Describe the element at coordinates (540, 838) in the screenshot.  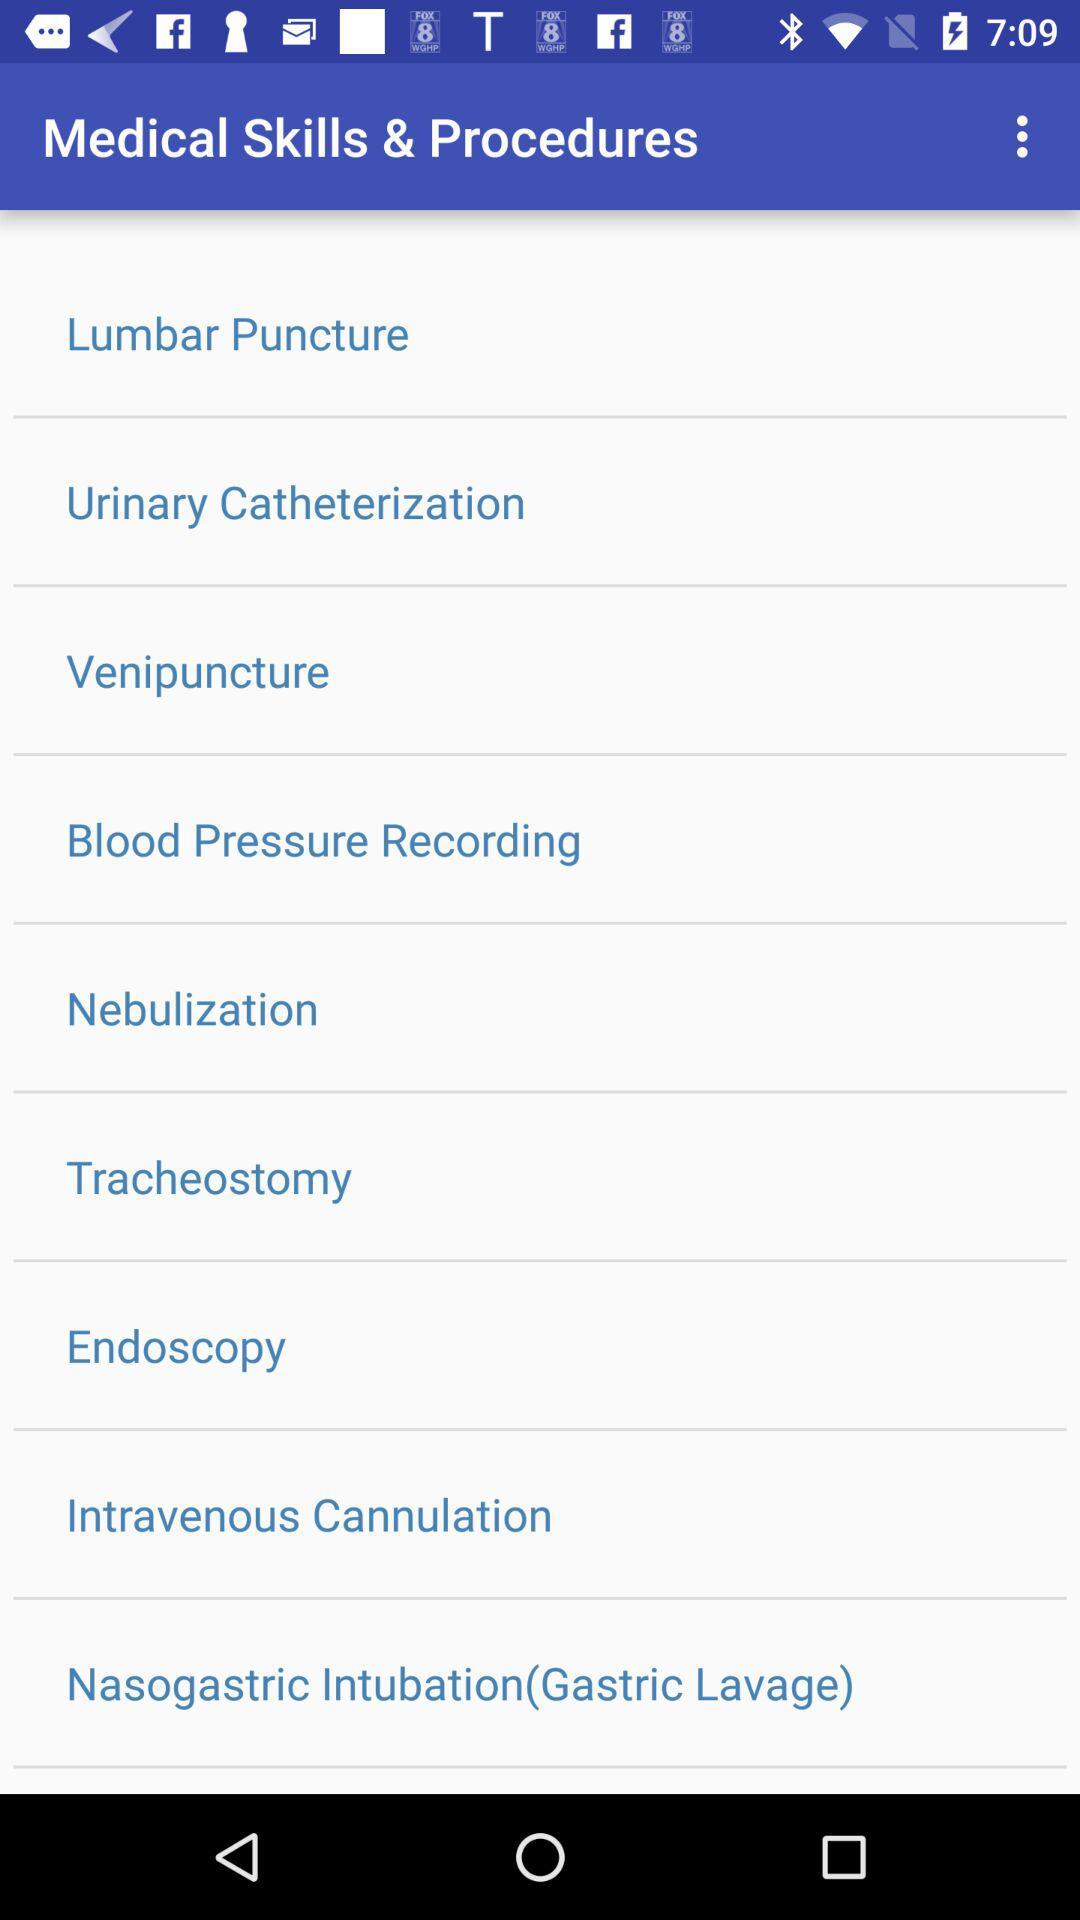
I see `blood pressure recording icon` at that location.